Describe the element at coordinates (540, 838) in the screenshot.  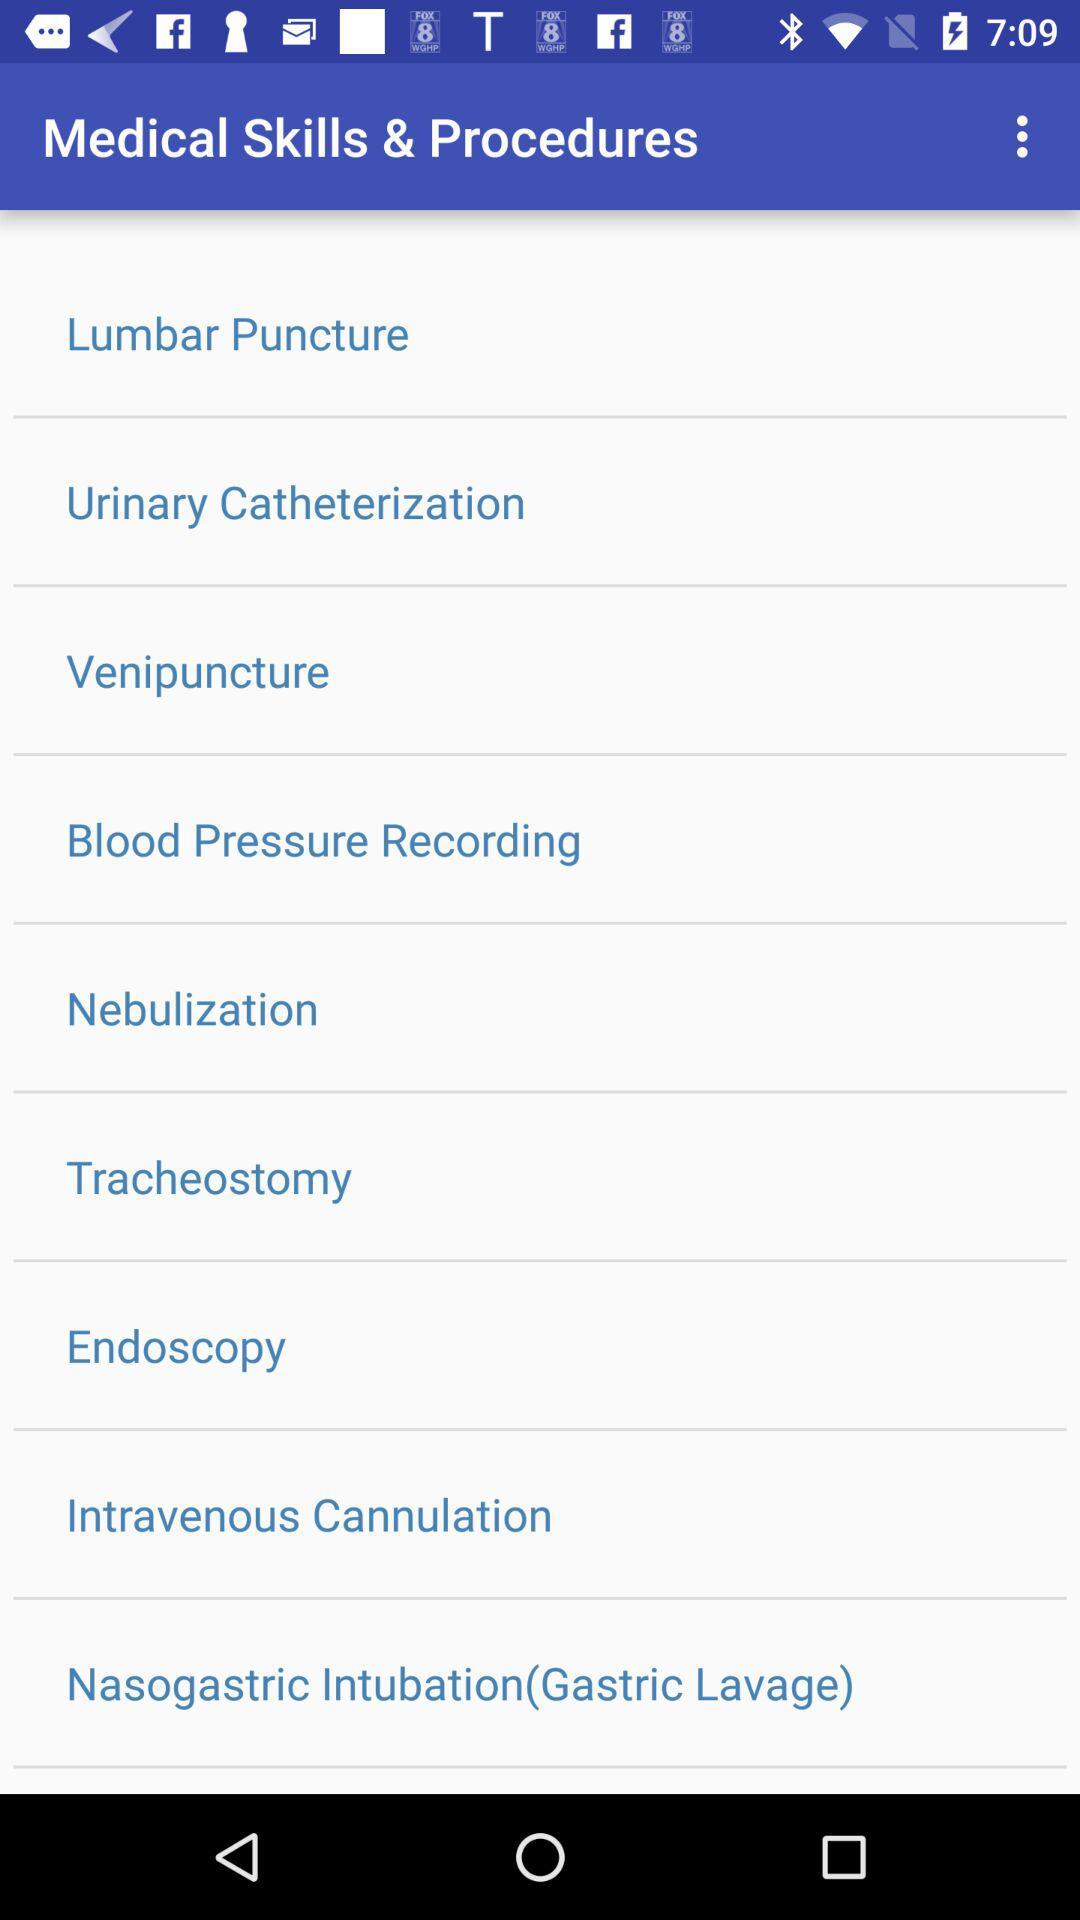
I see `blood pressure recording icon` at that location.